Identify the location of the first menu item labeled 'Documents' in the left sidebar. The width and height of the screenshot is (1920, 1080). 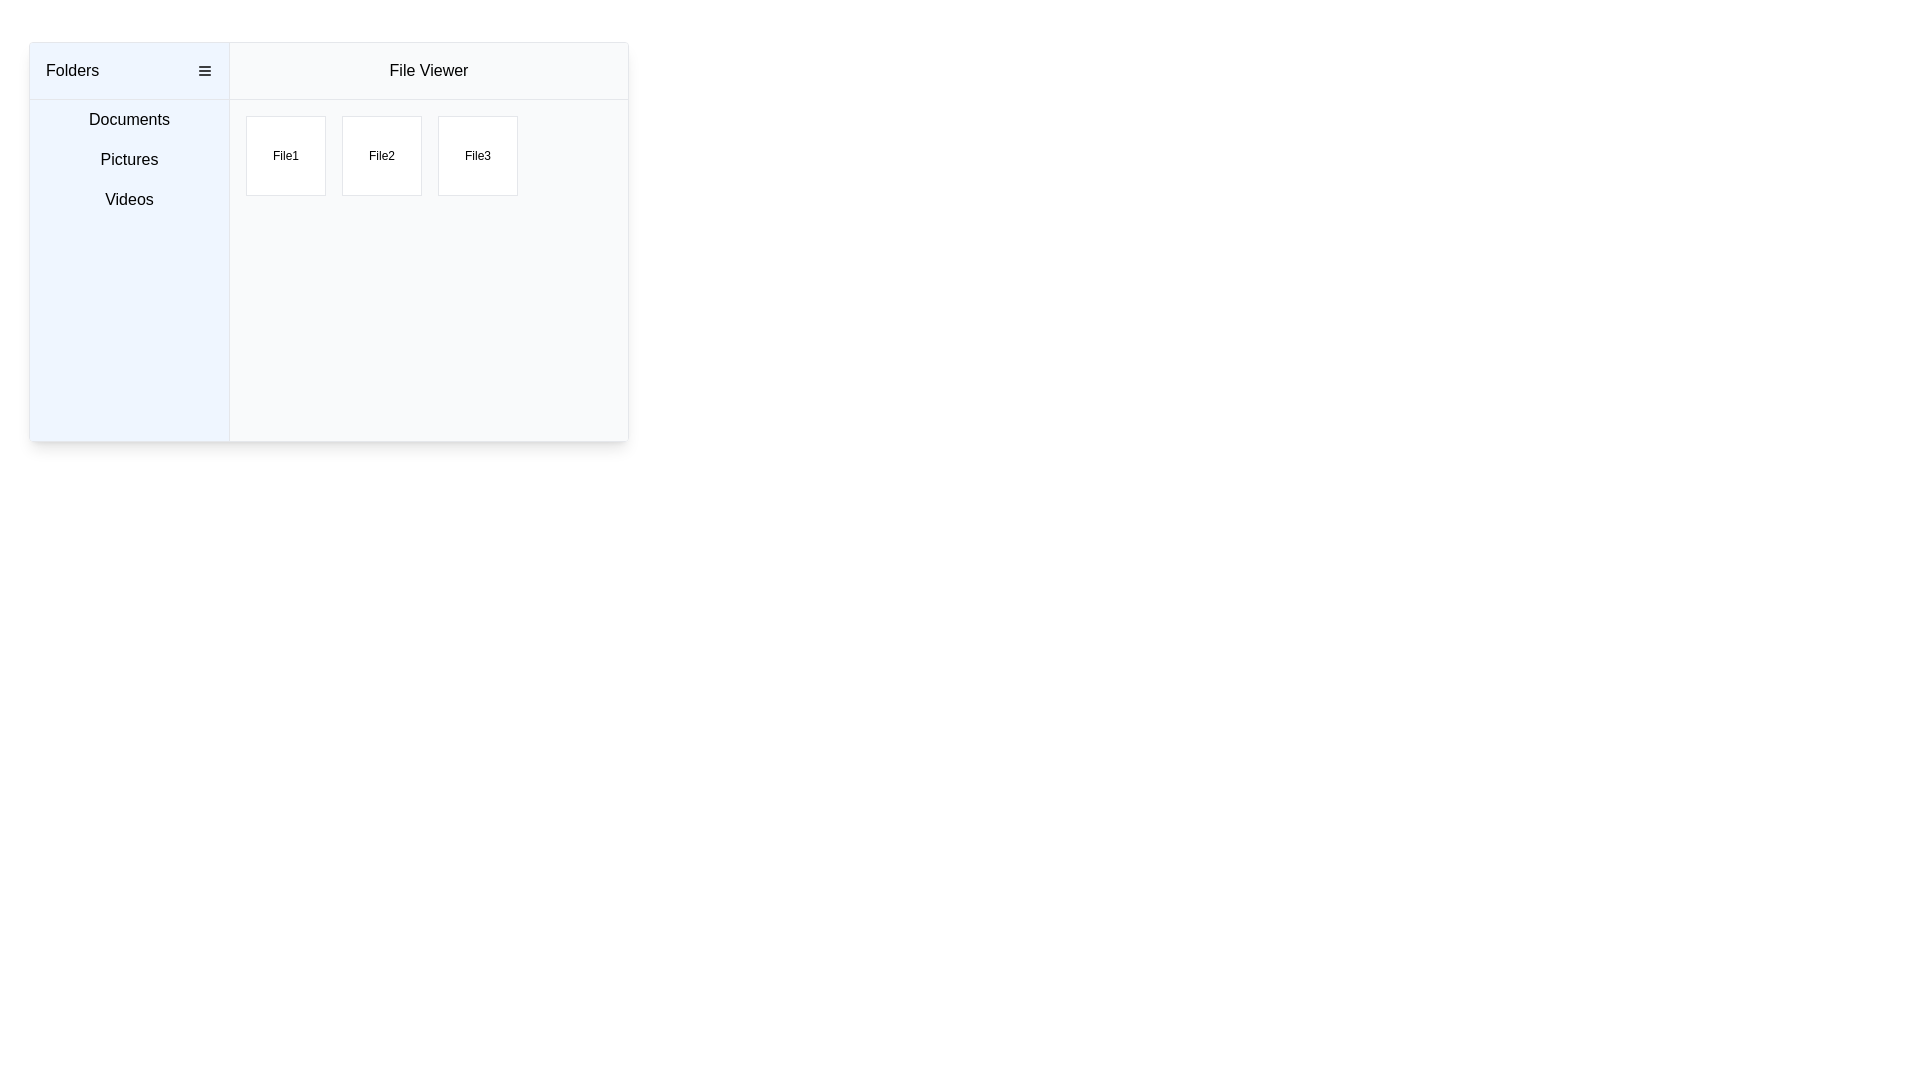
(128, 119).